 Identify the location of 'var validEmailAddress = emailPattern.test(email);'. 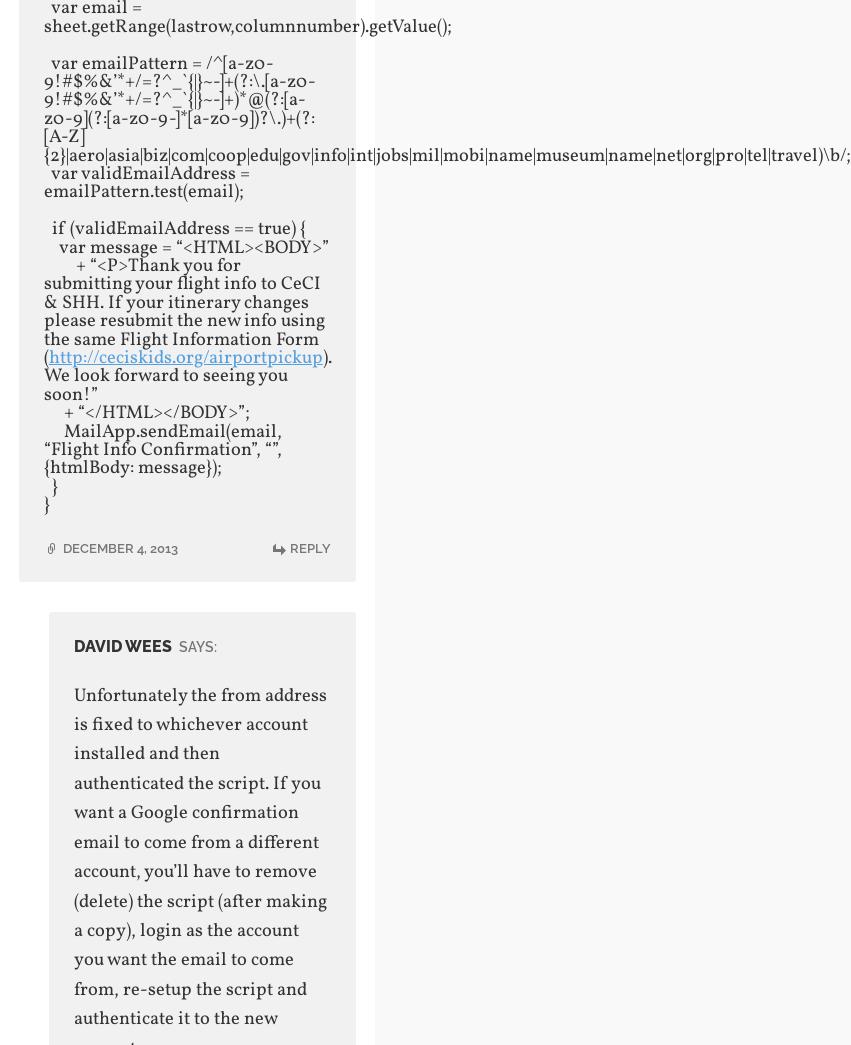
(146, 182).